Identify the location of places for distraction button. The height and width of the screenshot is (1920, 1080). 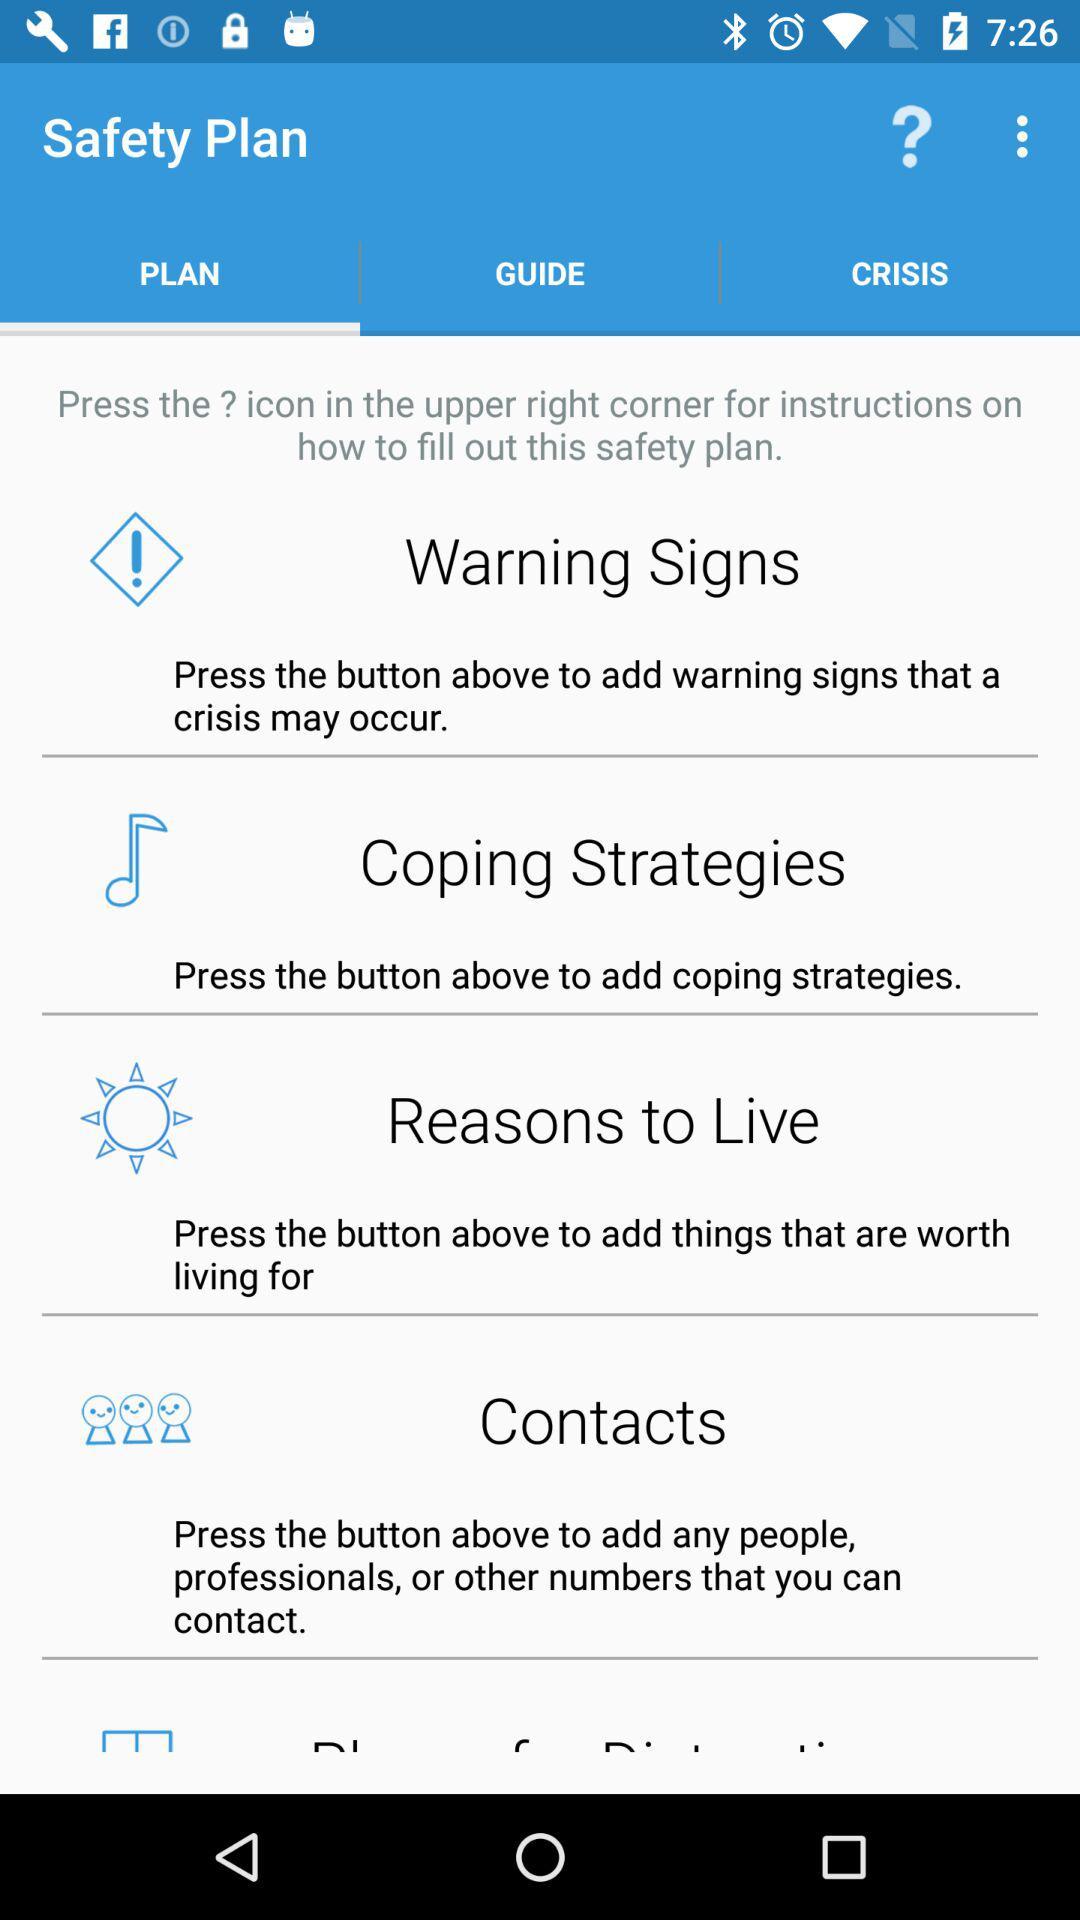
(540, 1732).